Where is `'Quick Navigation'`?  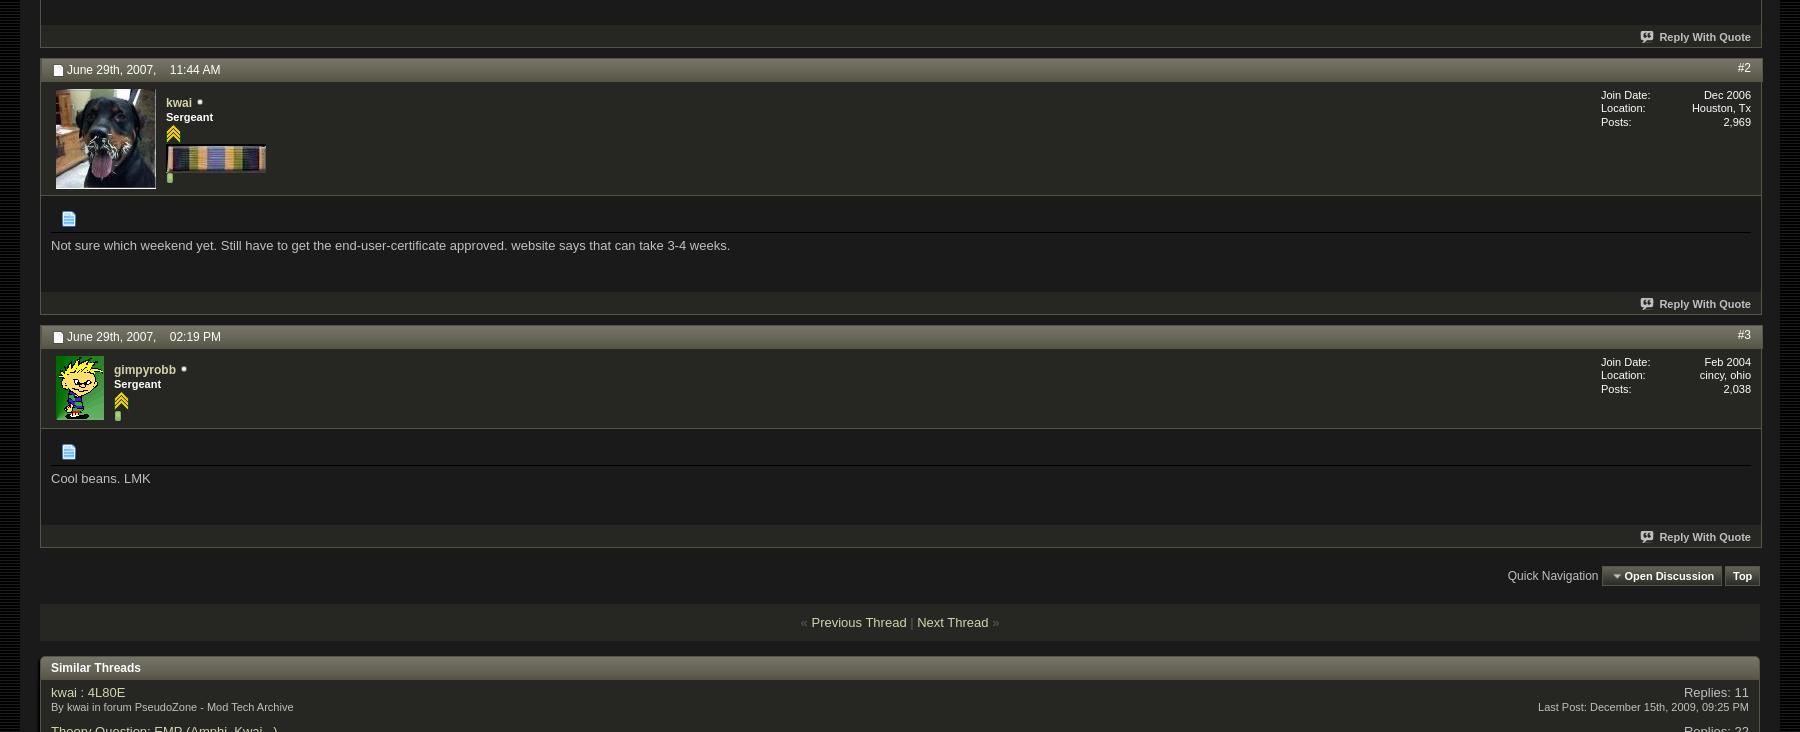 'Quick Navigation' is located at coordinates (1552, 575).